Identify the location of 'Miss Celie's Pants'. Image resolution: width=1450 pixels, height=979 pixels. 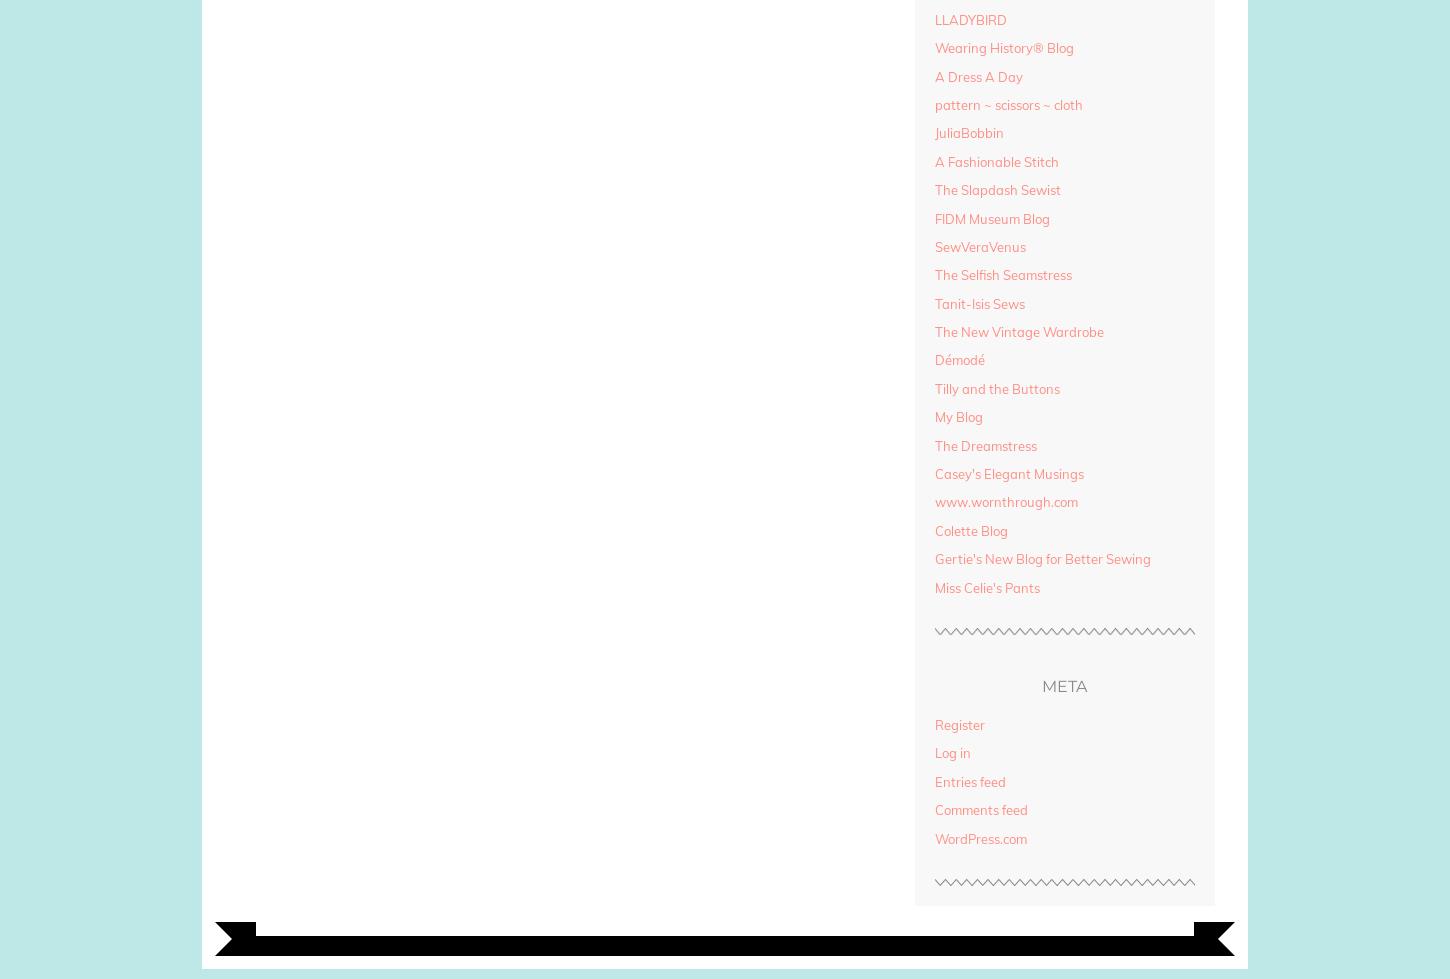
(986, 586).